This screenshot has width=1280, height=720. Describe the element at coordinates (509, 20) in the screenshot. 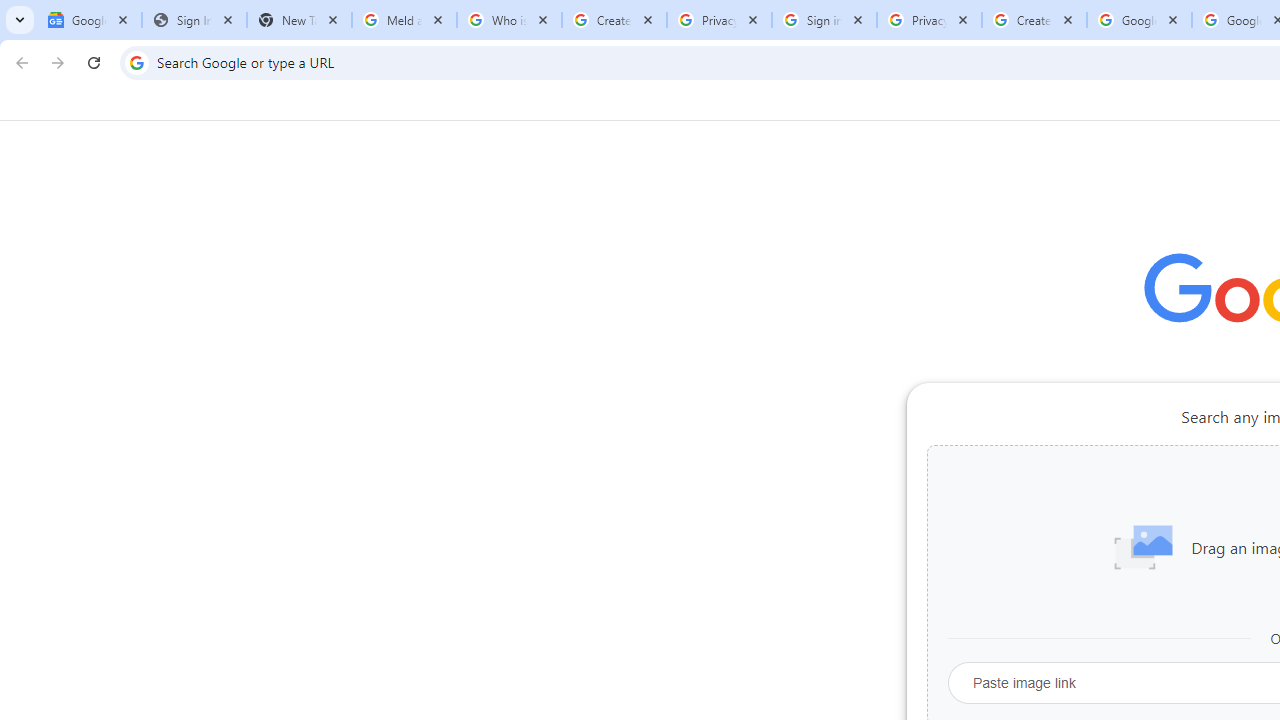

I see `'Who is my administrator? - Google Account Help'` at that location.